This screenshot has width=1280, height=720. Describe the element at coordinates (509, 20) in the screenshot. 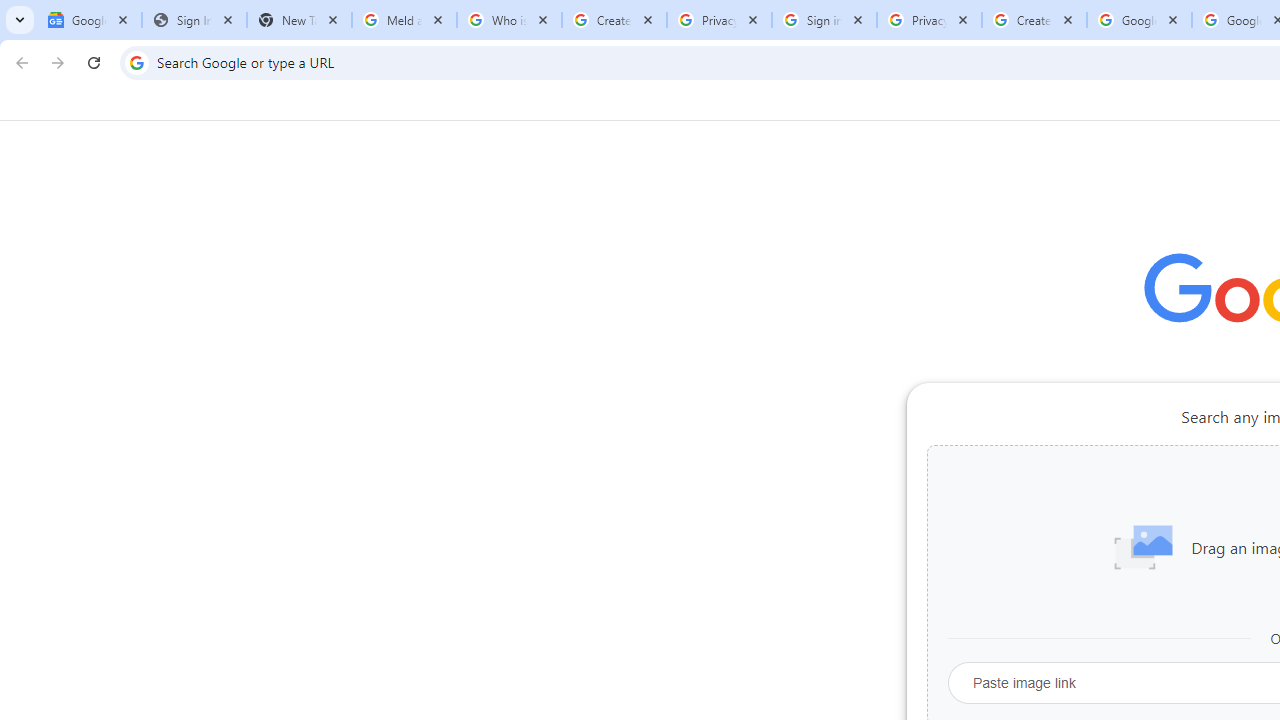

I see `'Who is my administrator? - Google Account Help'` at that location.